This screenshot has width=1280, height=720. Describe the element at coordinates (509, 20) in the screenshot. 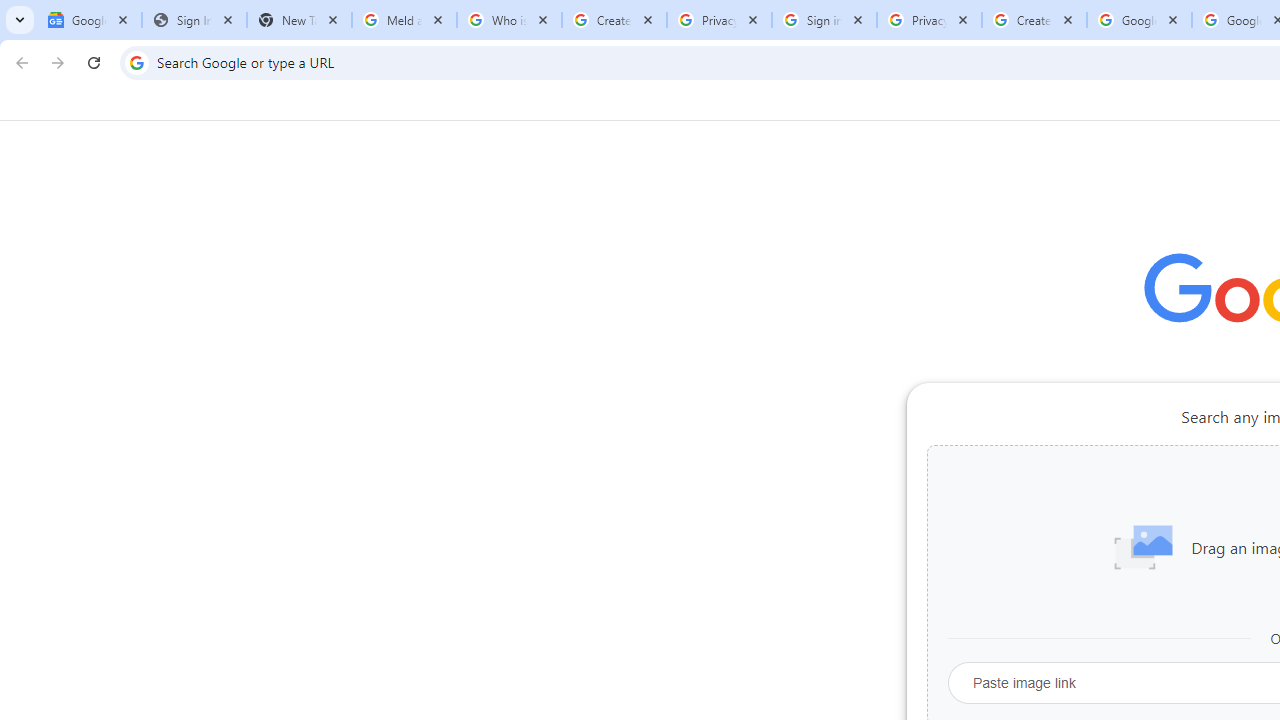

I see `'Who is my administrator? - Google Account Help'` at that location.